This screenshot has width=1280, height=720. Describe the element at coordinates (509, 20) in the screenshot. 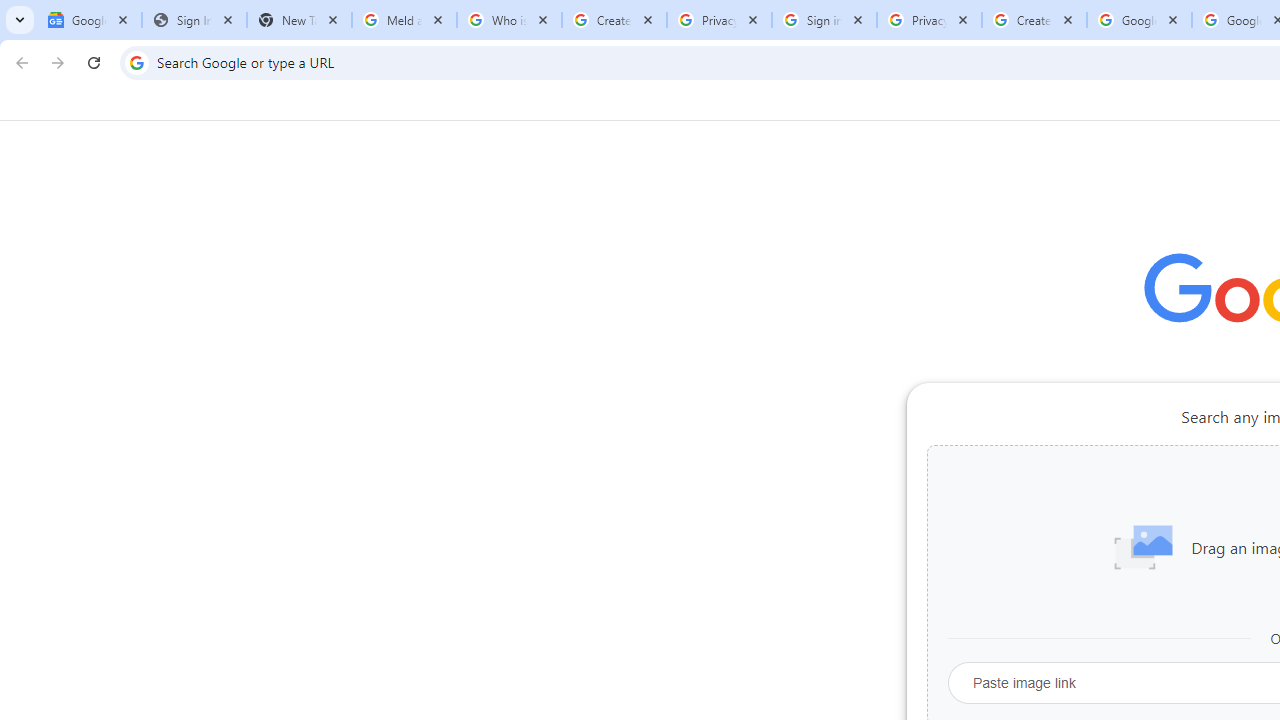

I see `'Who is my administrator? - Google Account Help'` at that location.